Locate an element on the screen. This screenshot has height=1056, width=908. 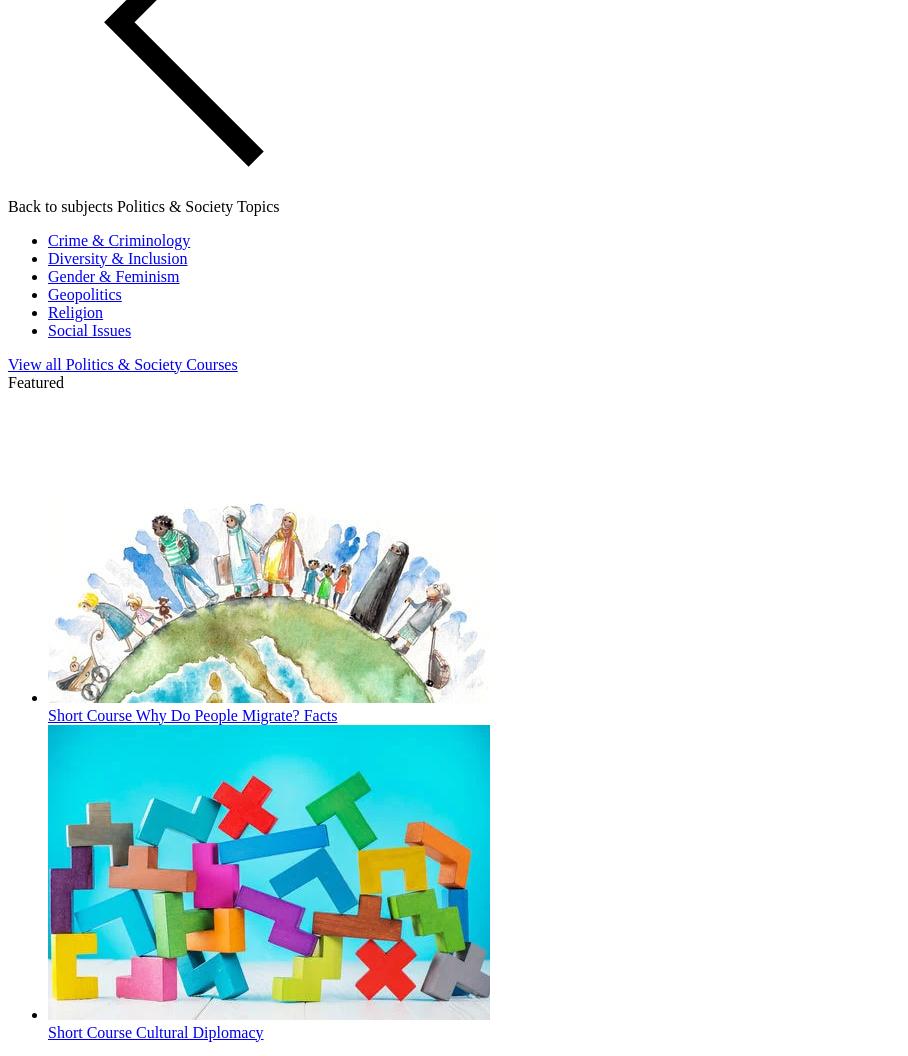
'Featured' is located at coordinates (34, 380).